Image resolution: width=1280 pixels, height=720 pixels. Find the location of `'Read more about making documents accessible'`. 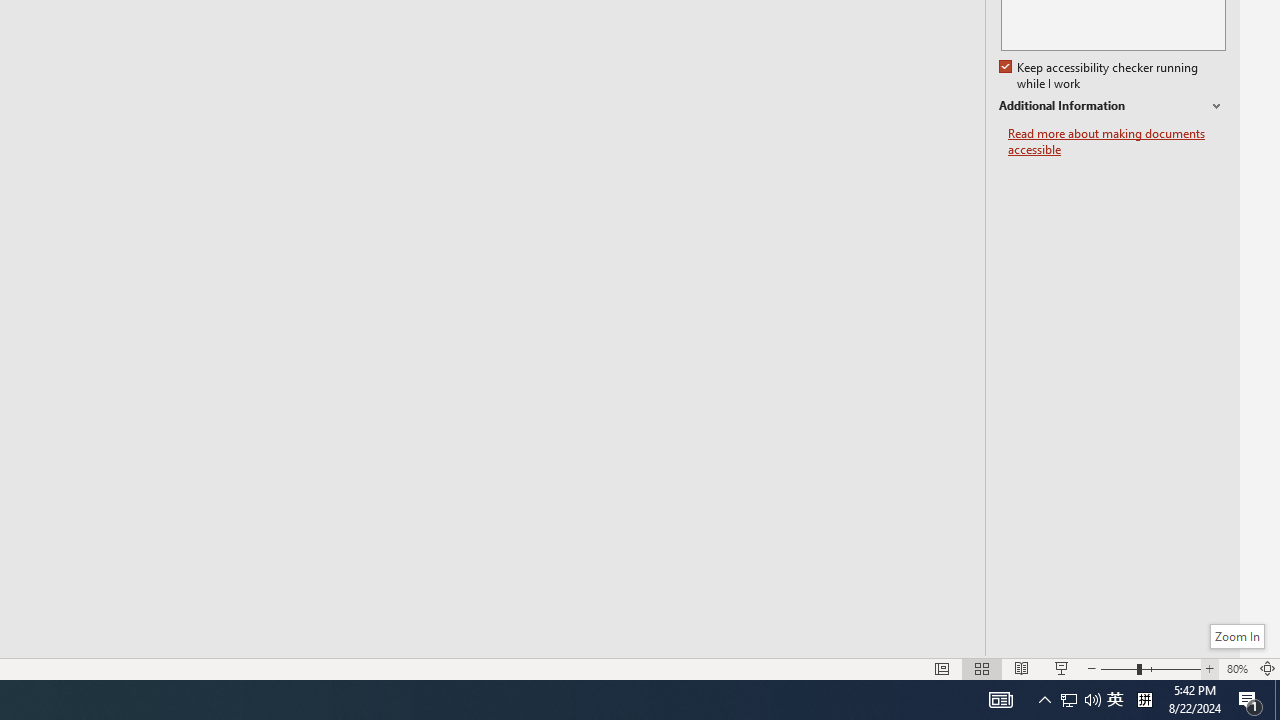

'Read more about making documents accessible' is located at coordinates (1116, 141).